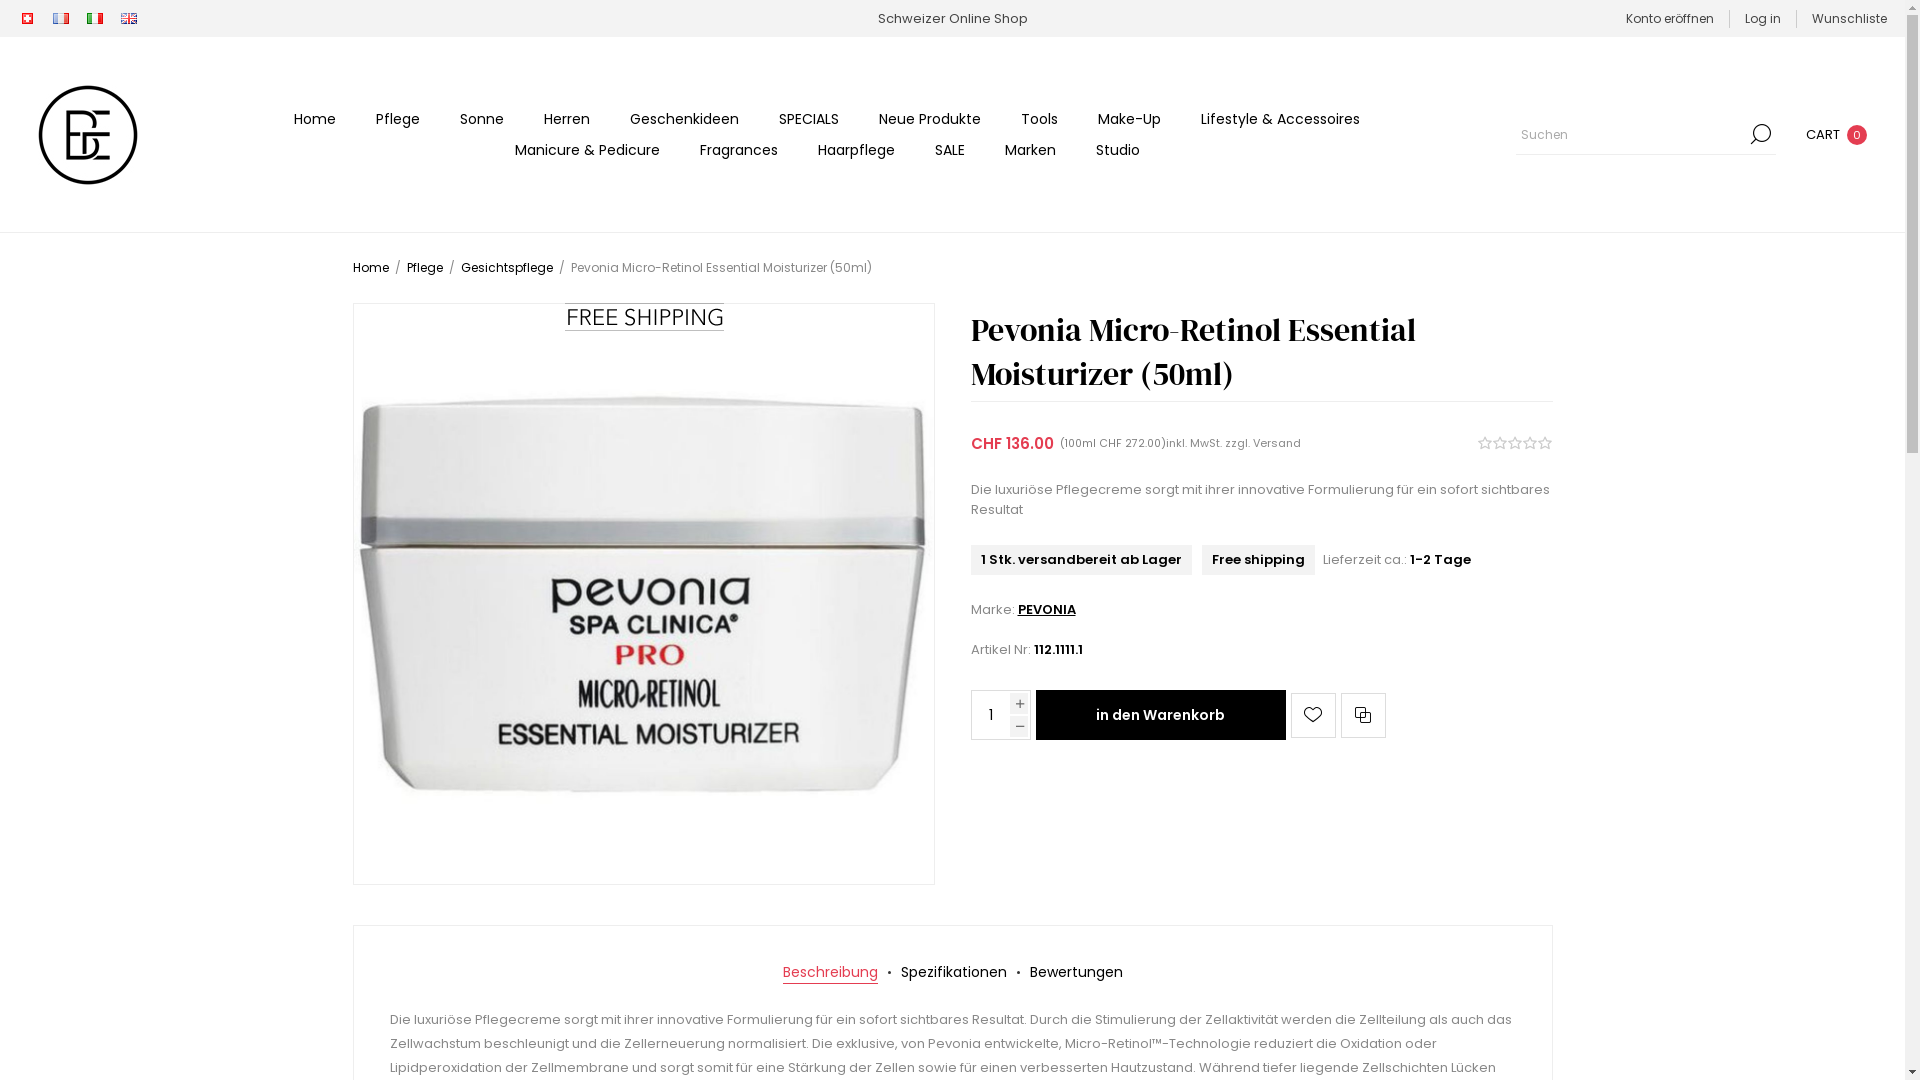  I want to click on 'Sonne', so click(481, 119).